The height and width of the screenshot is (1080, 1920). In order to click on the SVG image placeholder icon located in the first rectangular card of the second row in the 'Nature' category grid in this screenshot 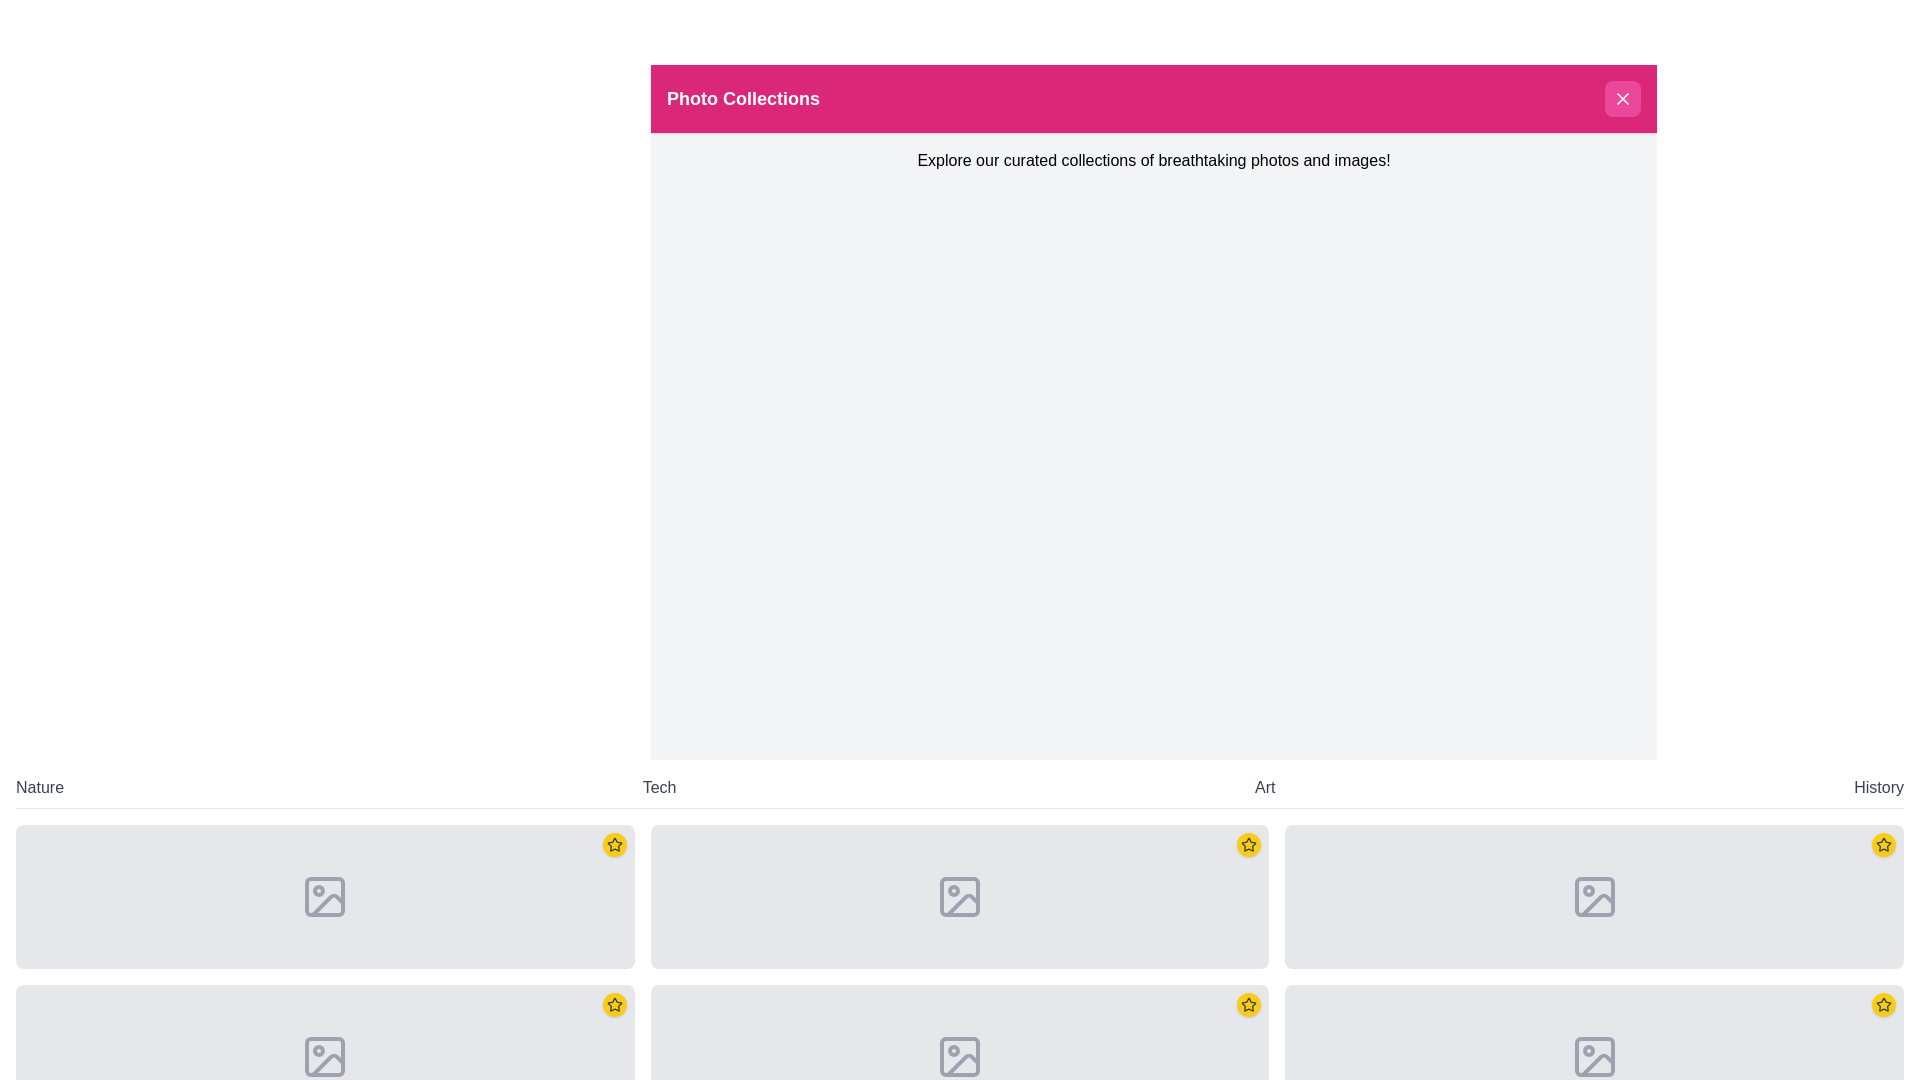, I will do `click(325, 896)`.